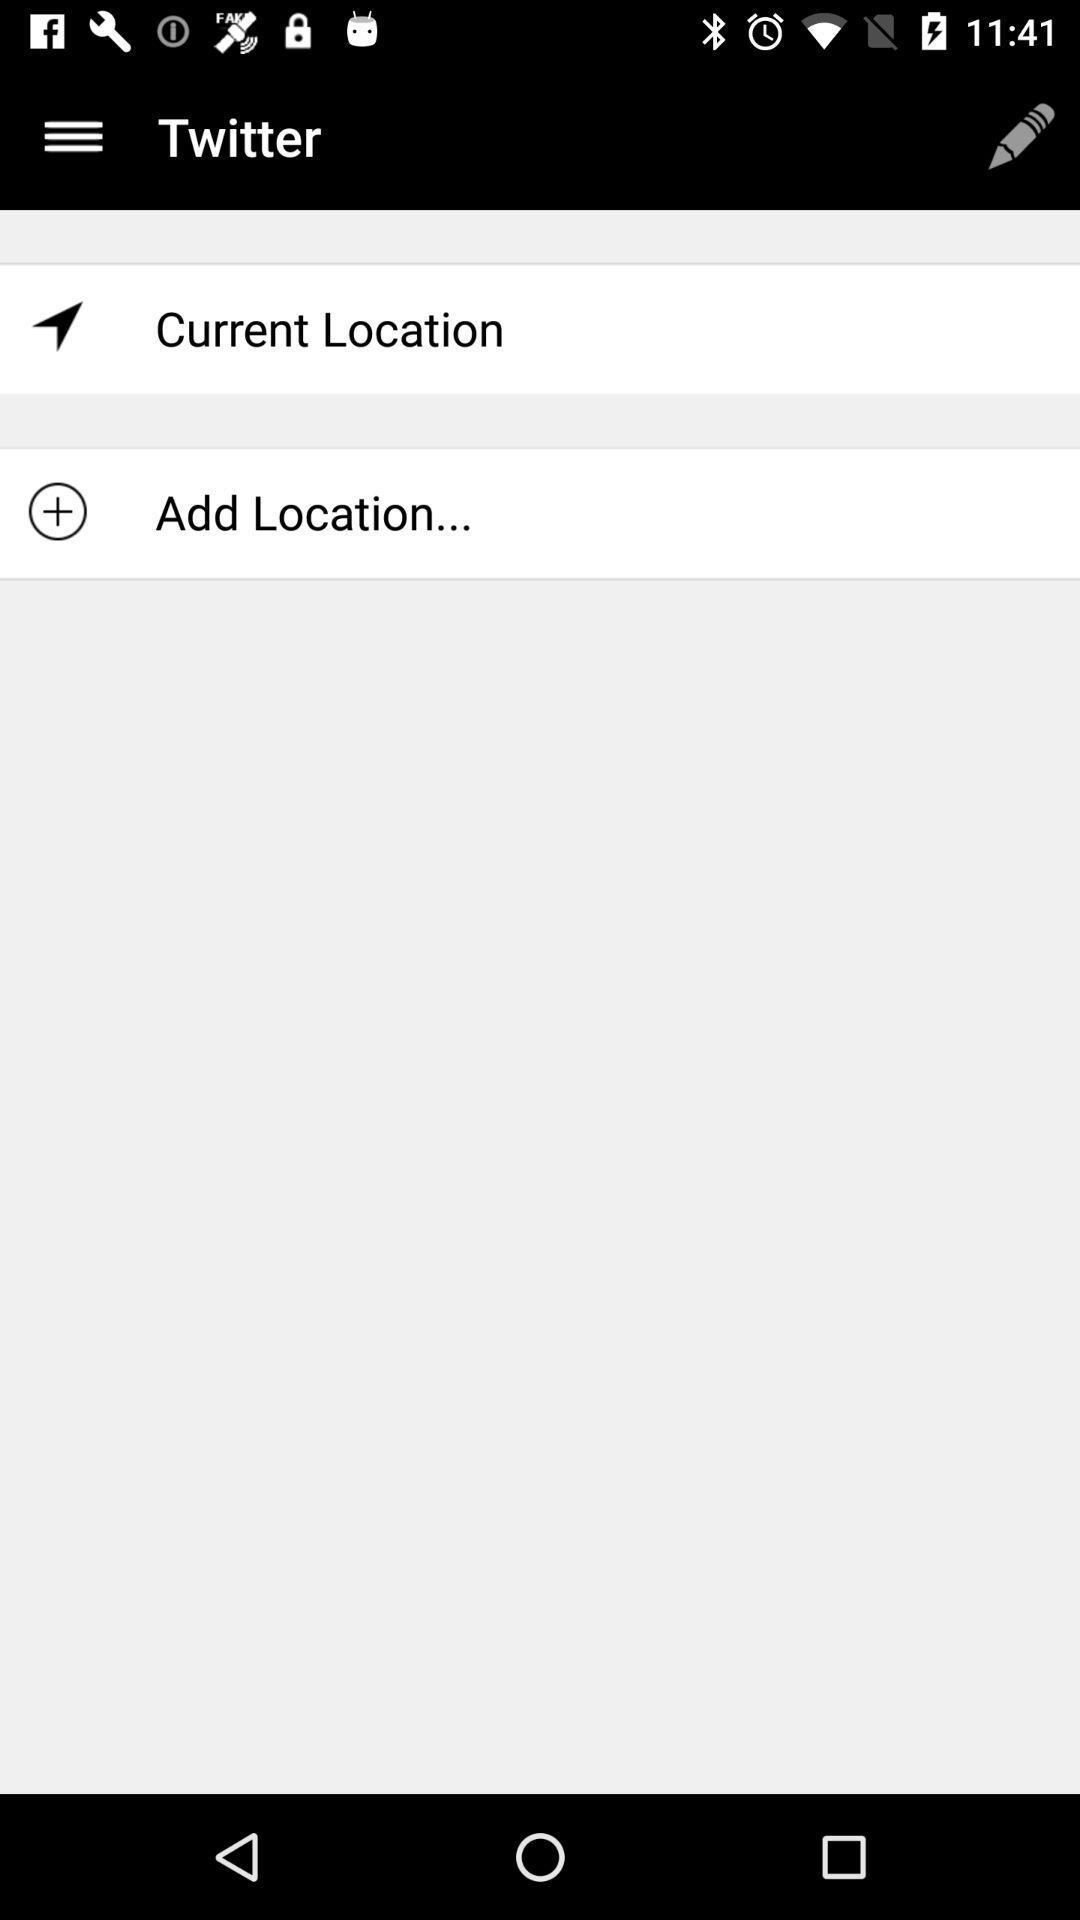 Image resolution: width=1080 pixels, height=1920 pixels. What do you see at coordinates (1021, 135) in the screenshot?
I see `icon to the right of twitter icon` at bounding box center [1021, 135].